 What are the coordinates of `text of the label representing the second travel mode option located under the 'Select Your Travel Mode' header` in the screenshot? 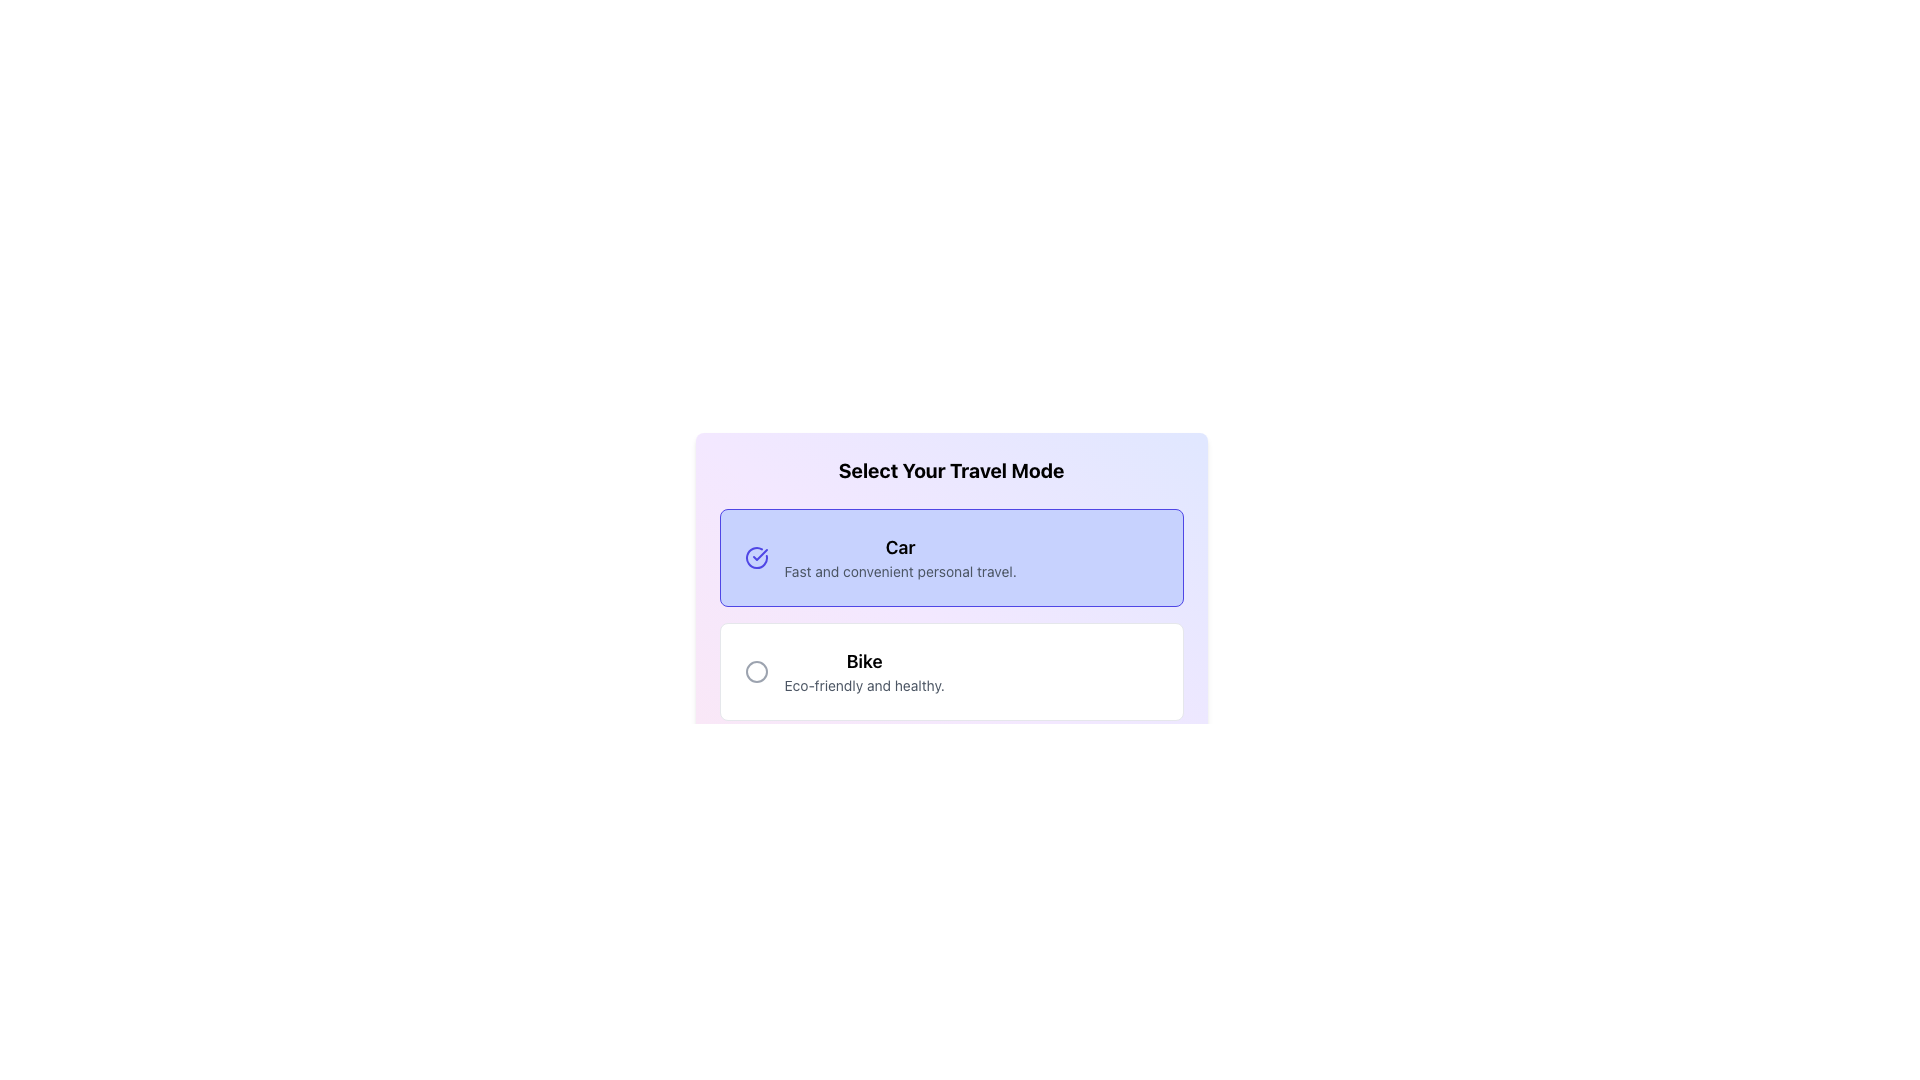 It's located at (864, 662).